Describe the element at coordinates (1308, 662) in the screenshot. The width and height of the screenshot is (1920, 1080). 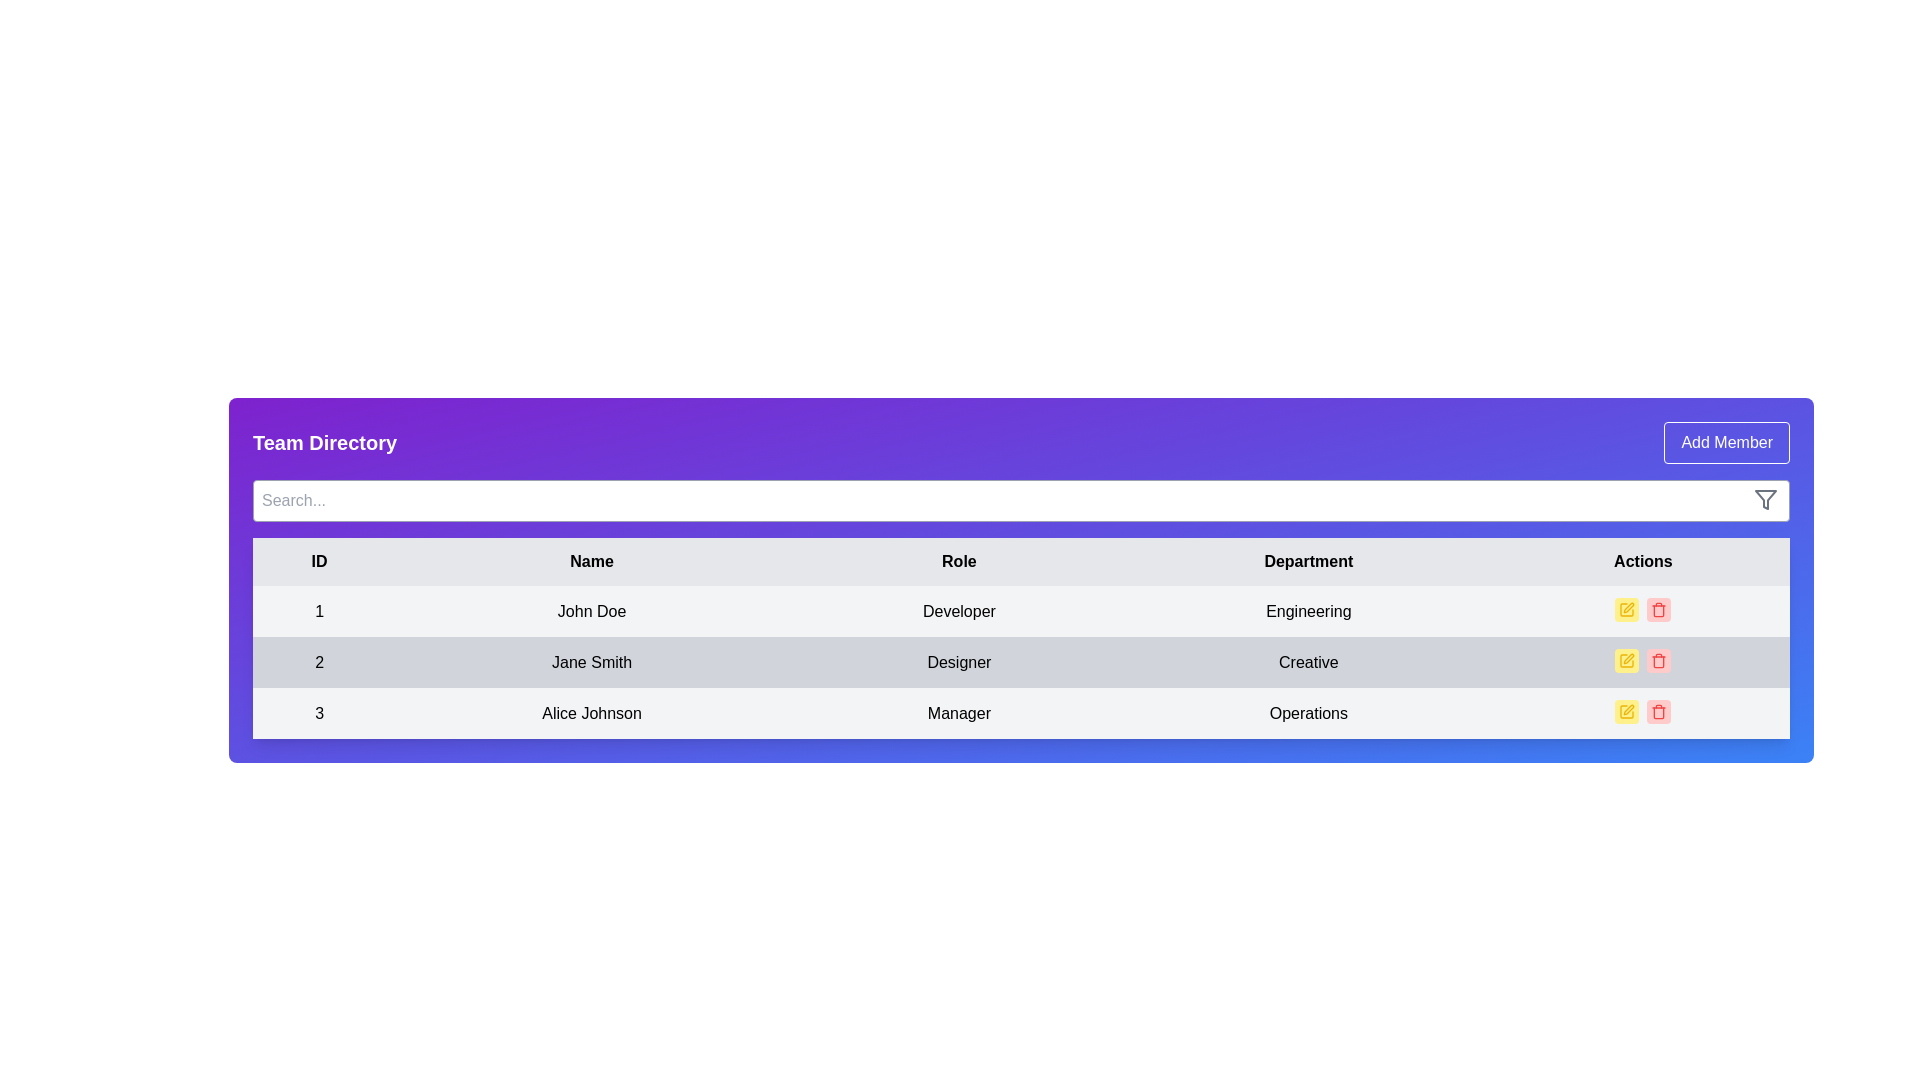
I see `the non-interactive text label displaying the department name 'Creative' in the fourth column of the second row of the 'Team Directory' interface` at that location.